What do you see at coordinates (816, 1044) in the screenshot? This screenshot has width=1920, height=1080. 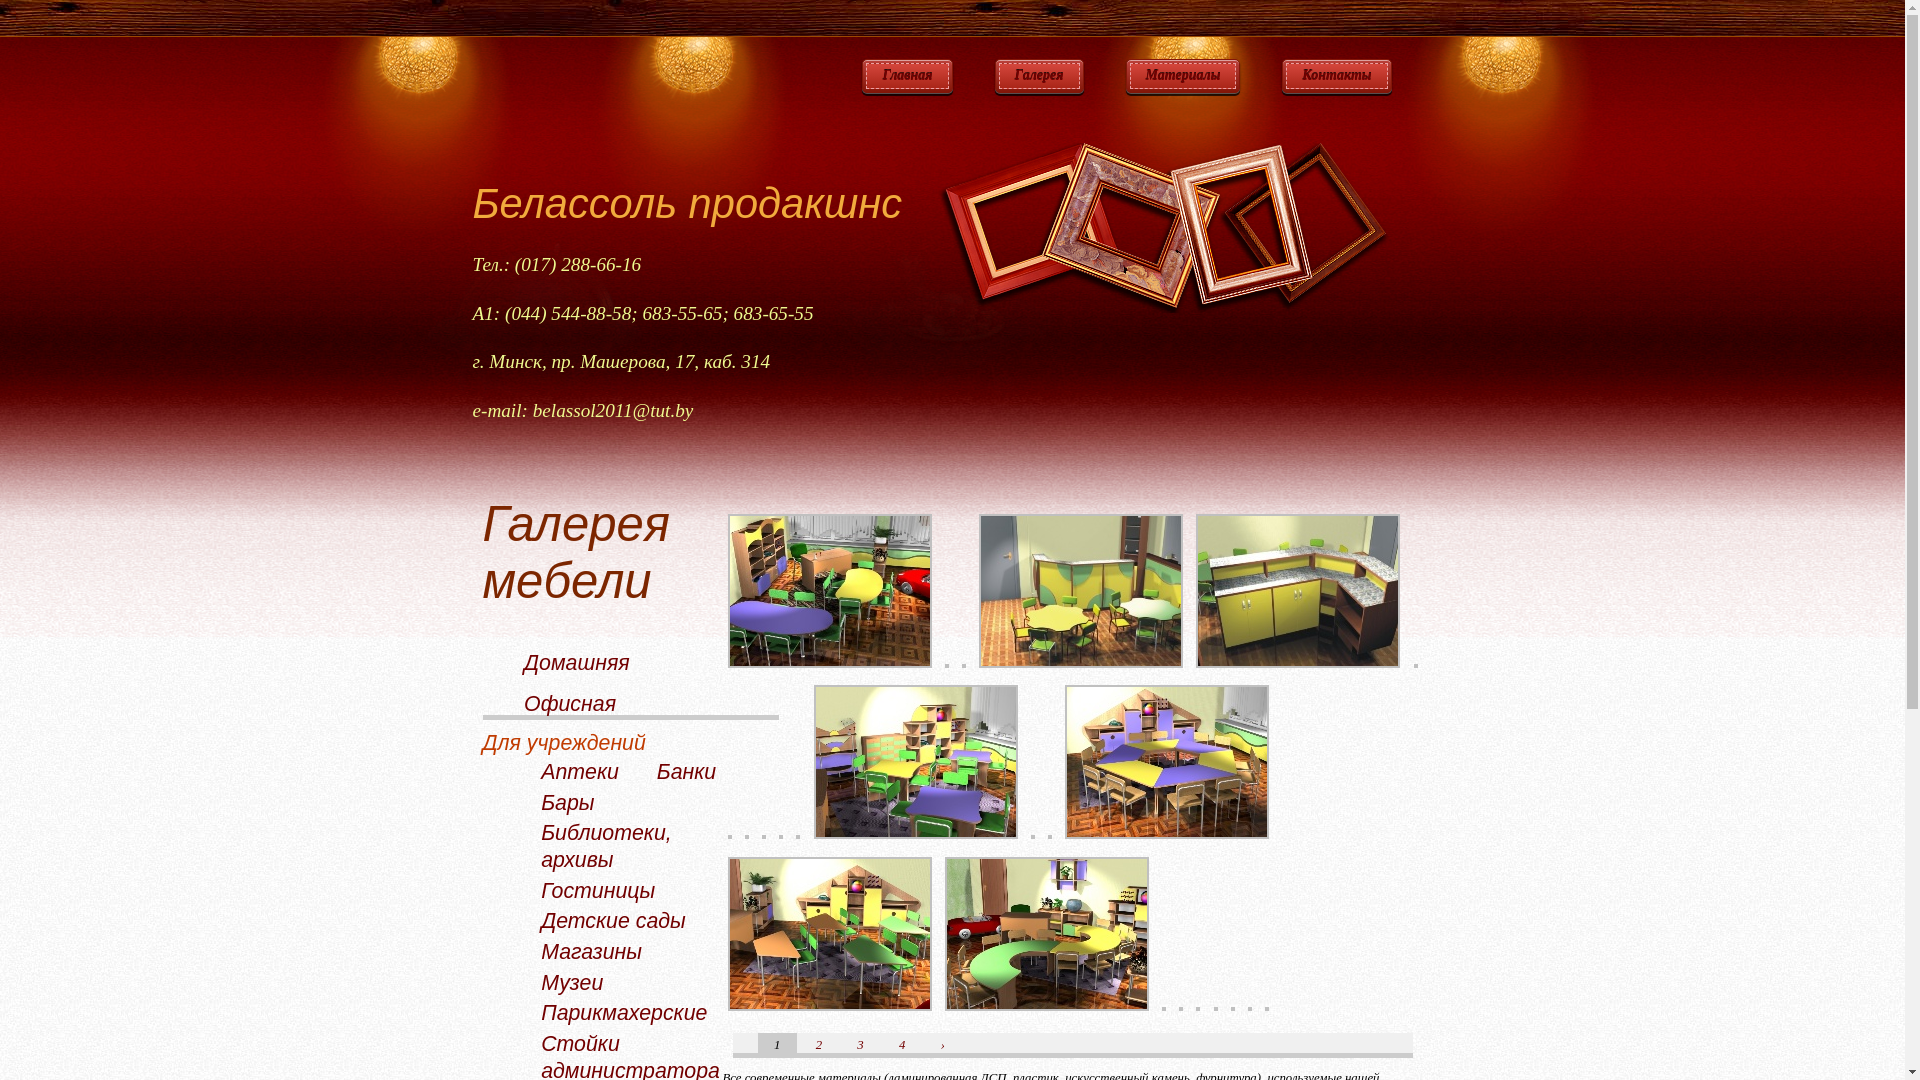 I see `'2'` at bounding box center [816, 1044].